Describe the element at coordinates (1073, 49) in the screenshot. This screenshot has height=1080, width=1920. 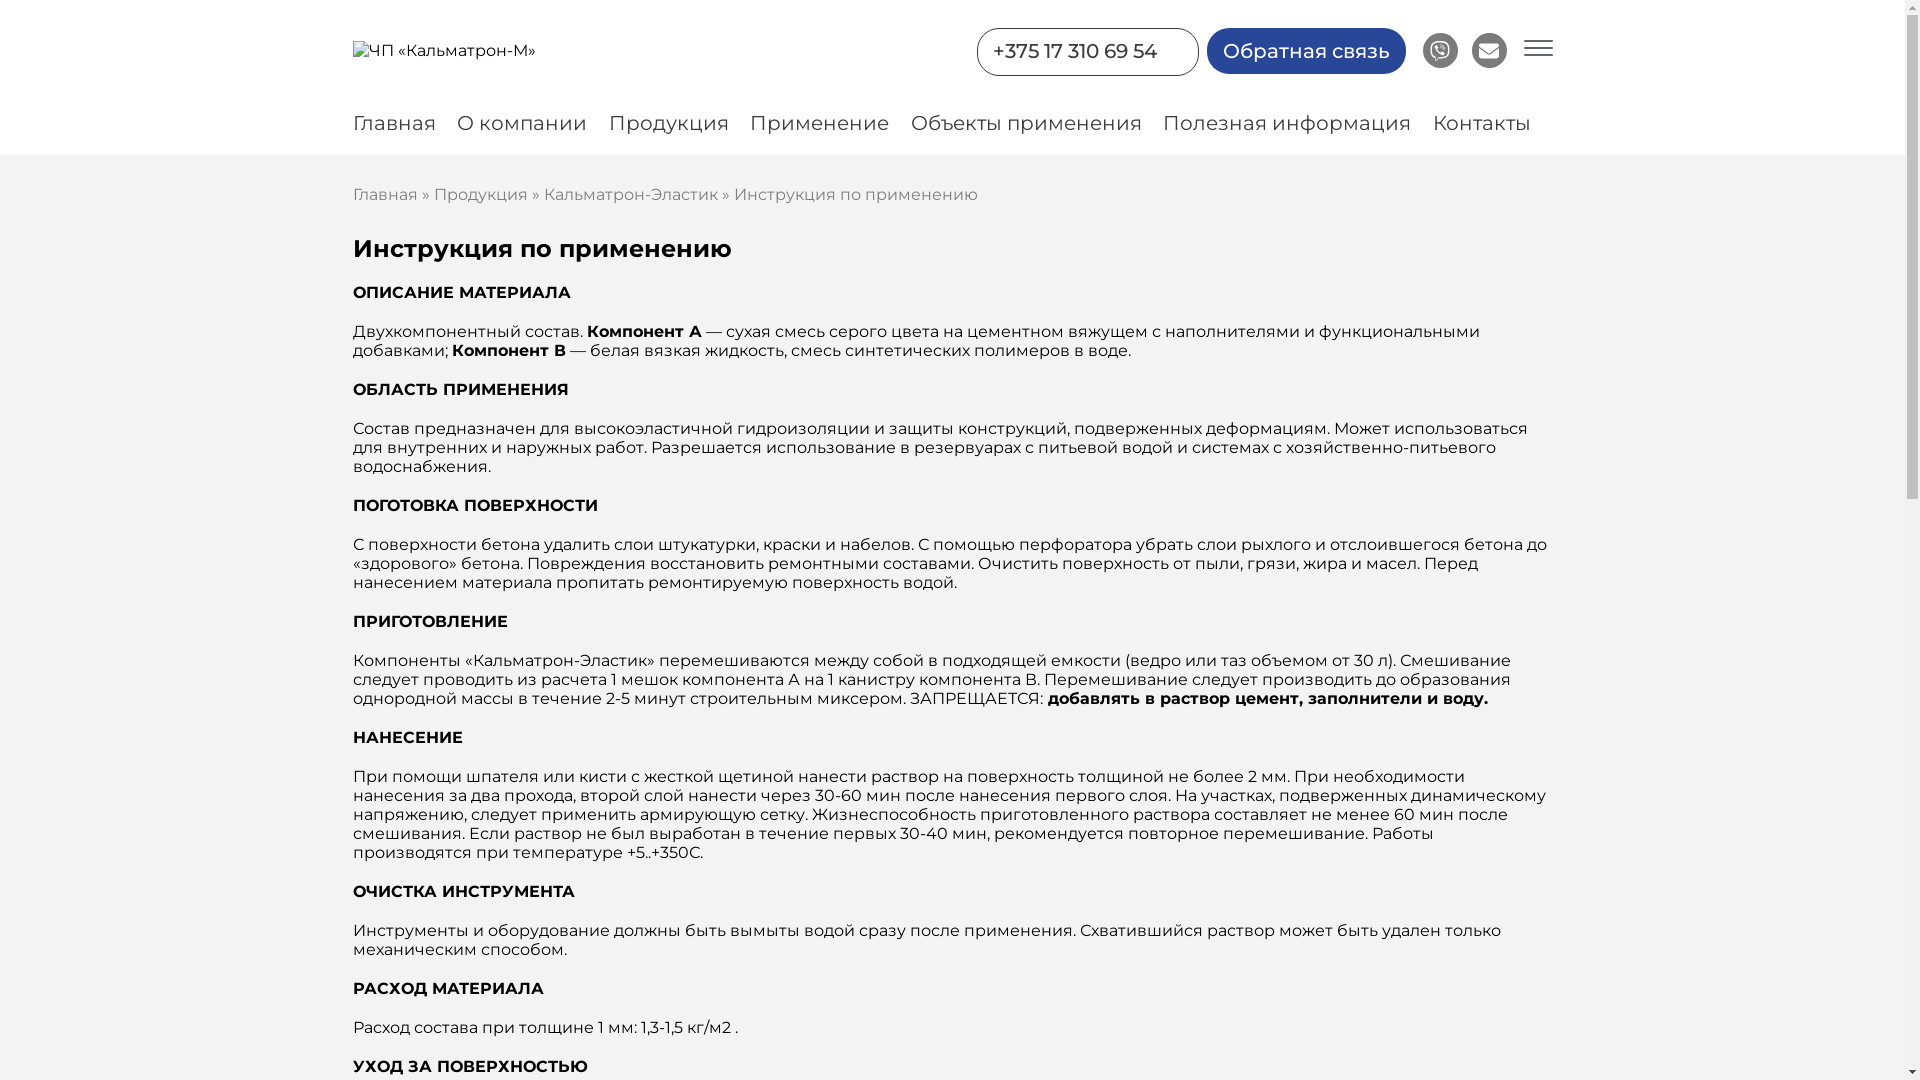
I see `'+375 17 310 69 54'` at that location.